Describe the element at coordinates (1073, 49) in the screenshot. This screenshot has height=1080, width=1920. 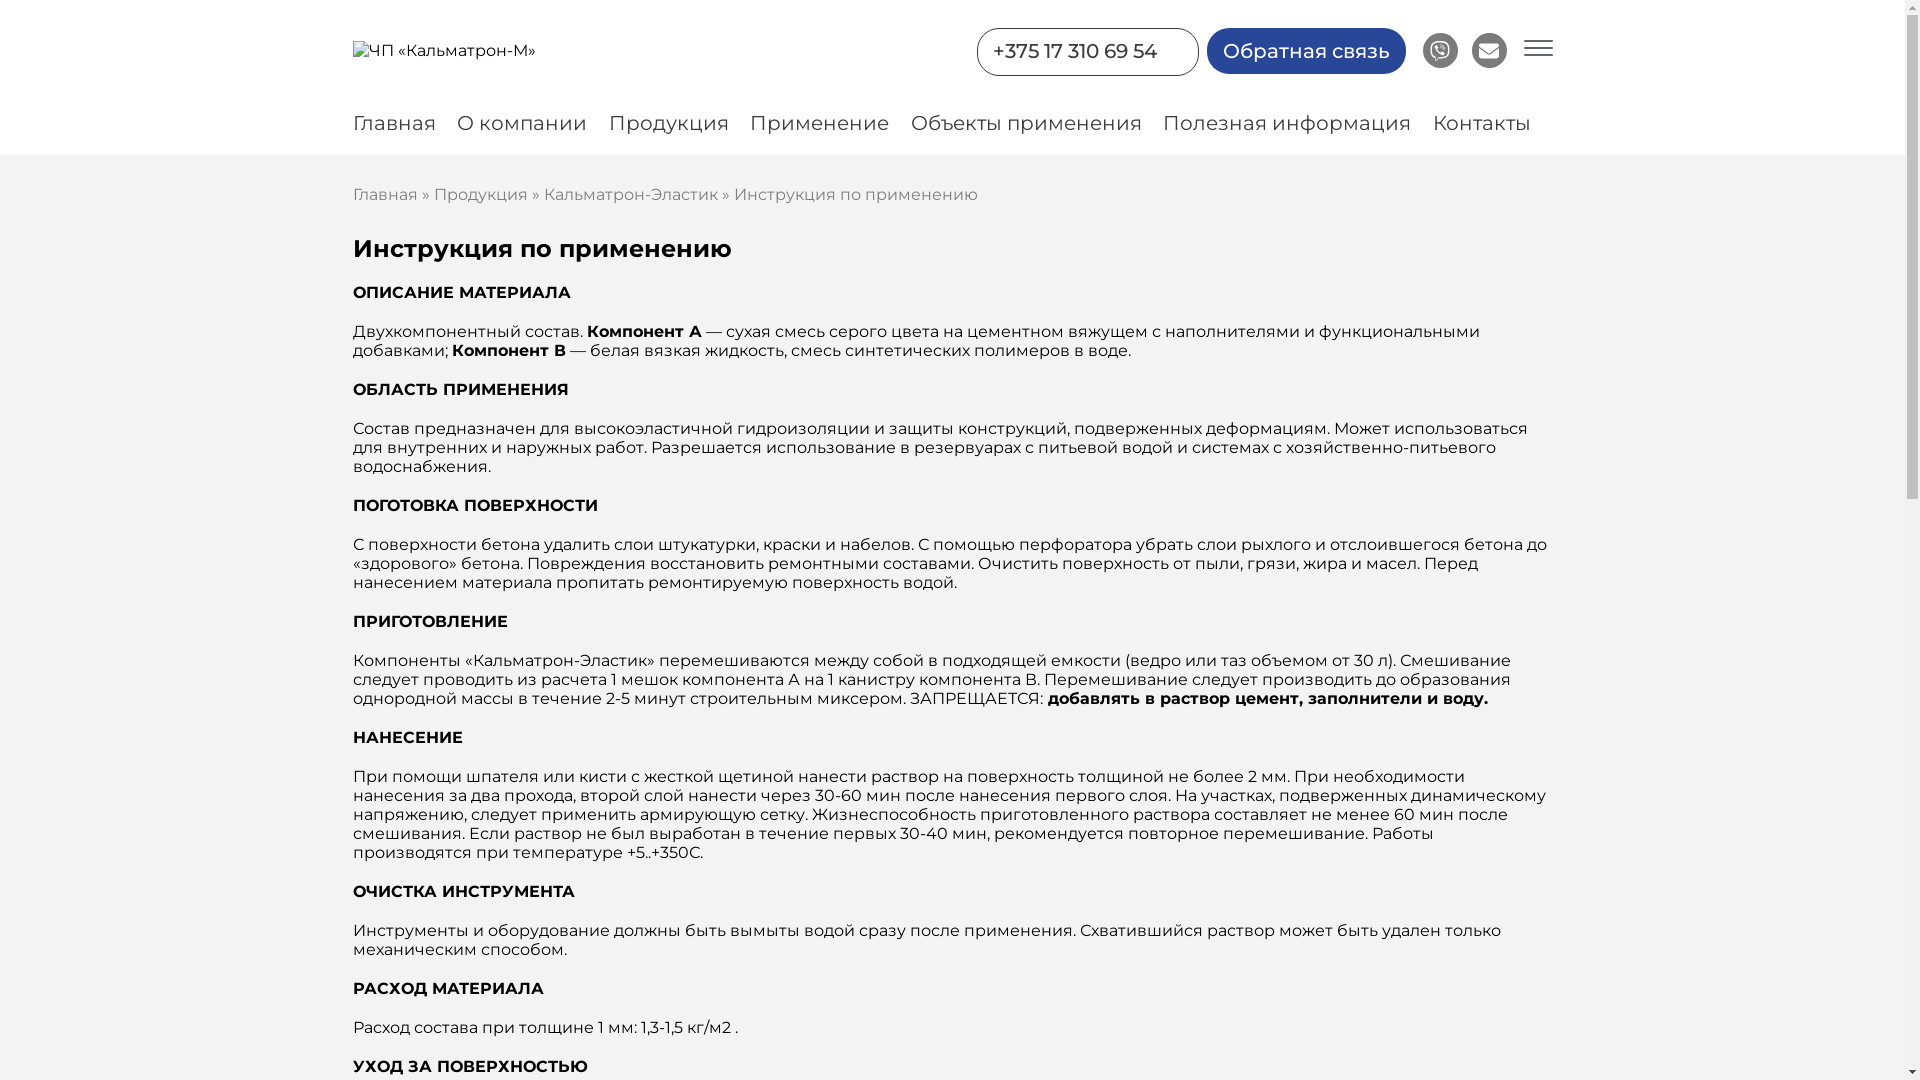
I see `'+375 17 310 69 54'` at that location.